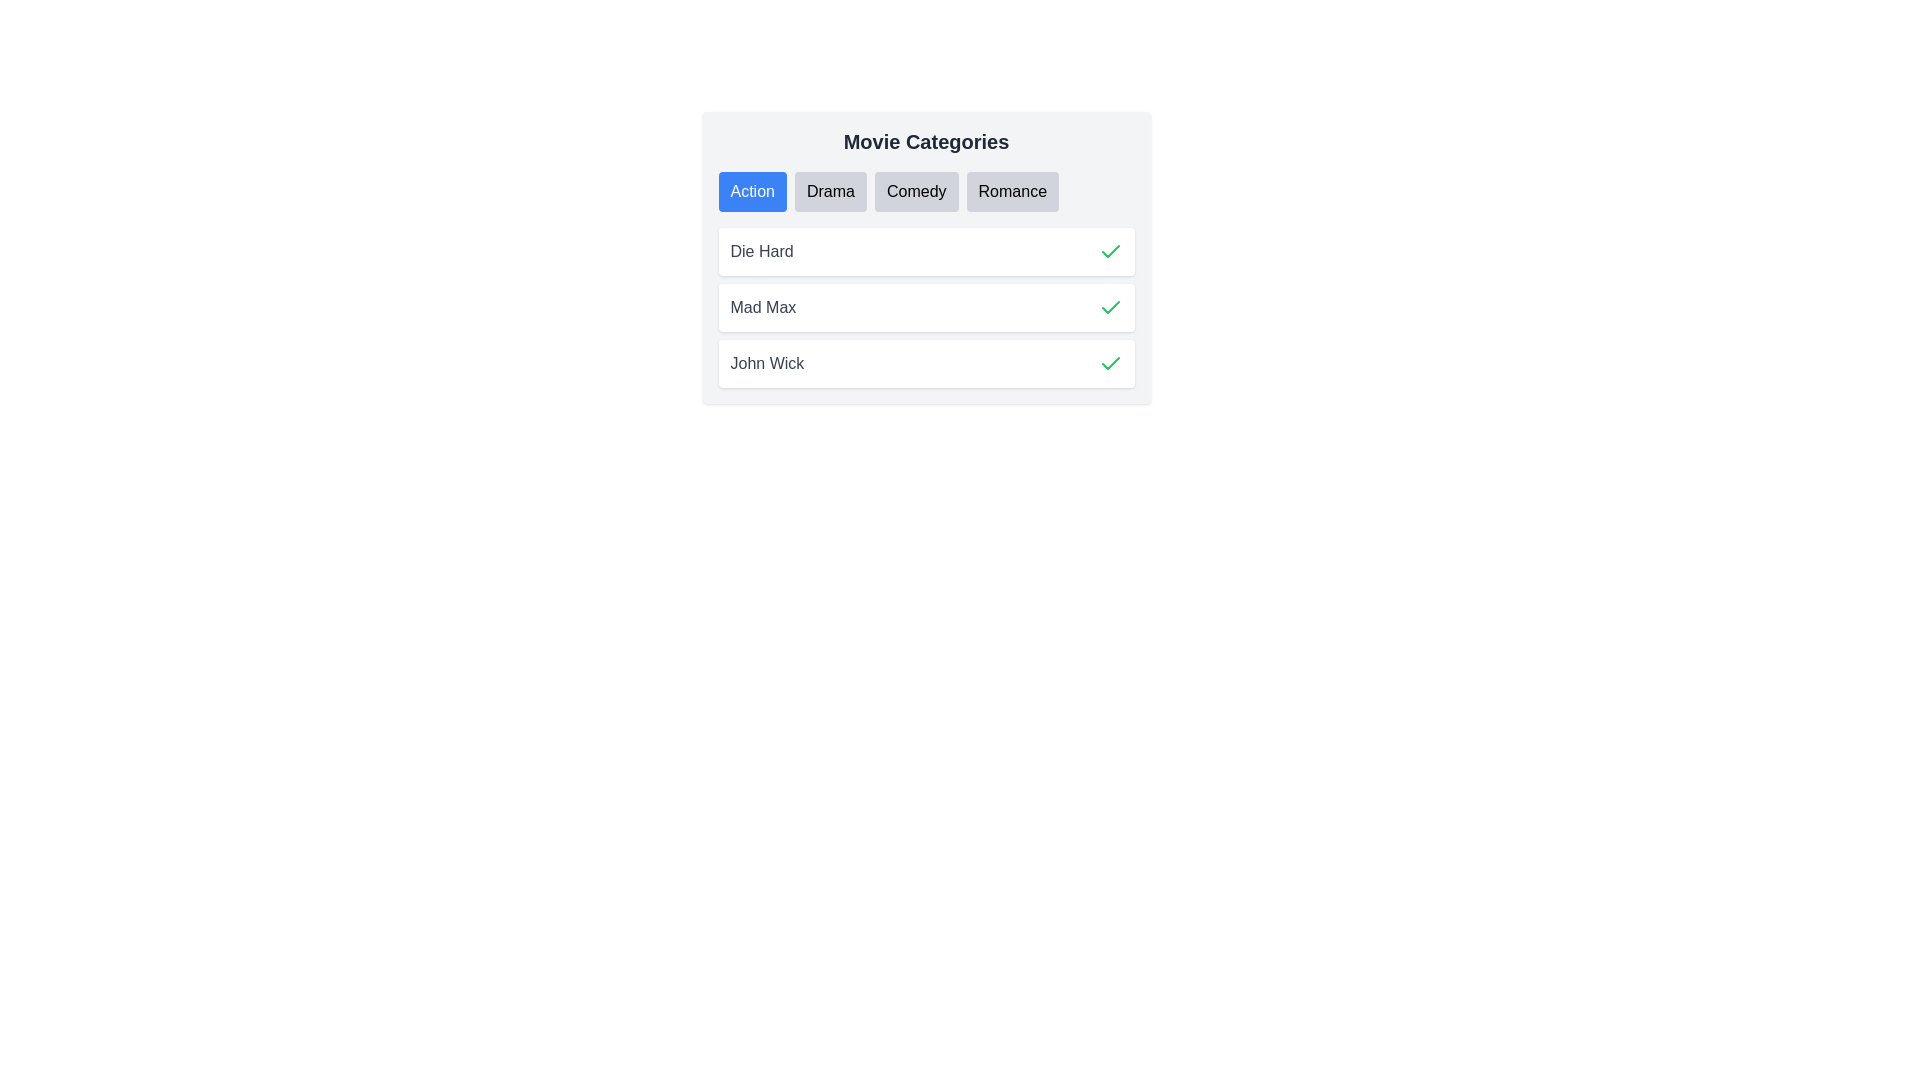 The height and width of the screenshot is (1080, 1920). Describe the element at coordinates (925, 363) in the screenshot. I see `the selectable list item representing the movie 'John Wick' for interaction` at that location.